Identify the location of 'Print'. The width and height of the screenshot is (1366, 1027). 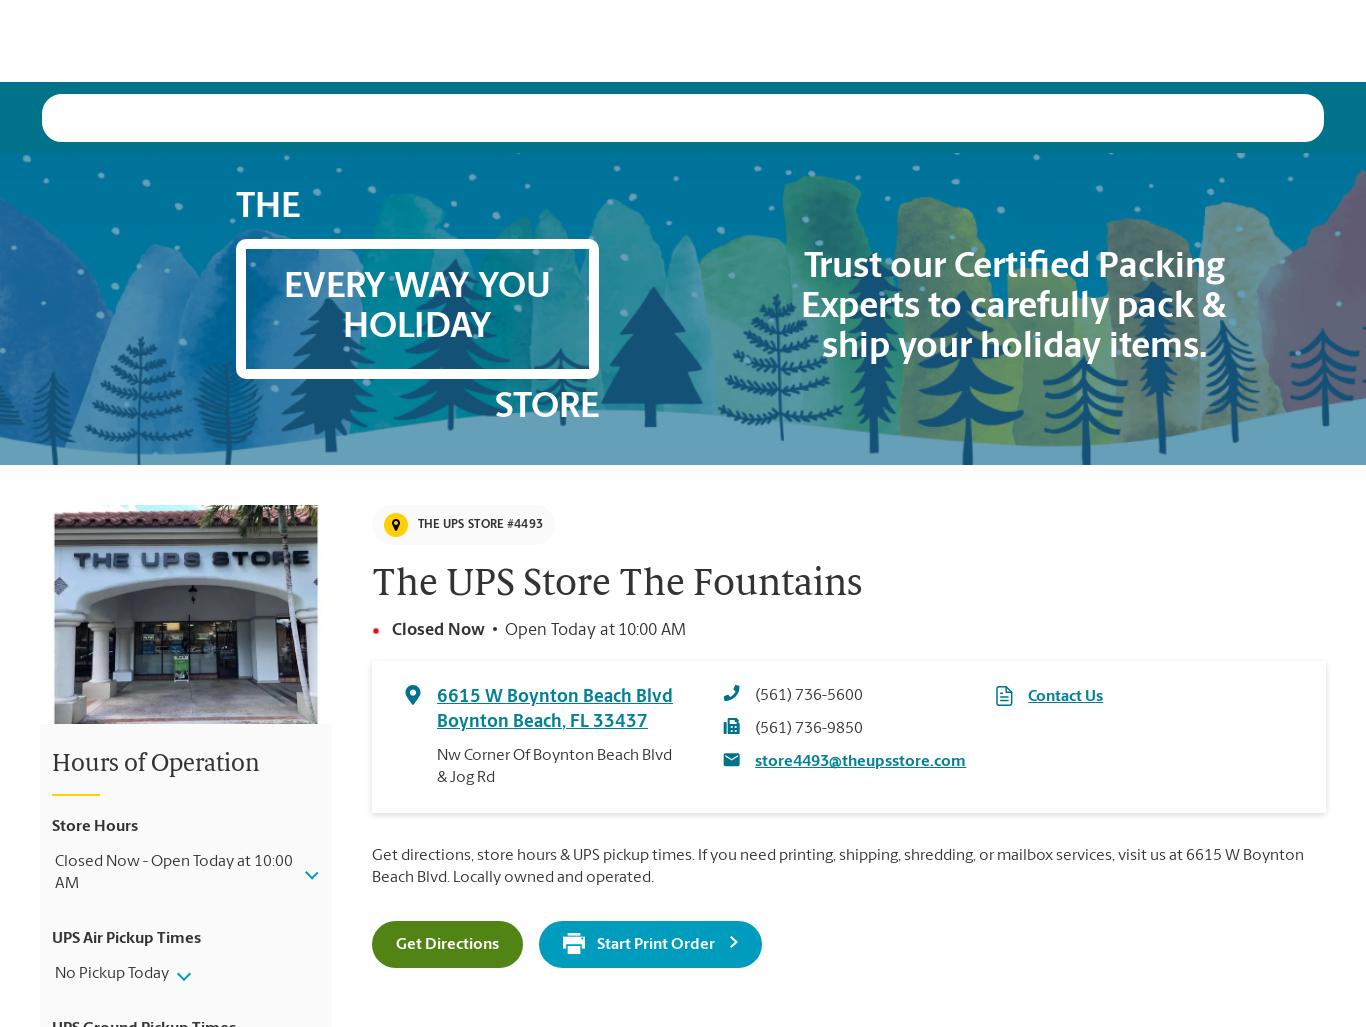
(538, 39).